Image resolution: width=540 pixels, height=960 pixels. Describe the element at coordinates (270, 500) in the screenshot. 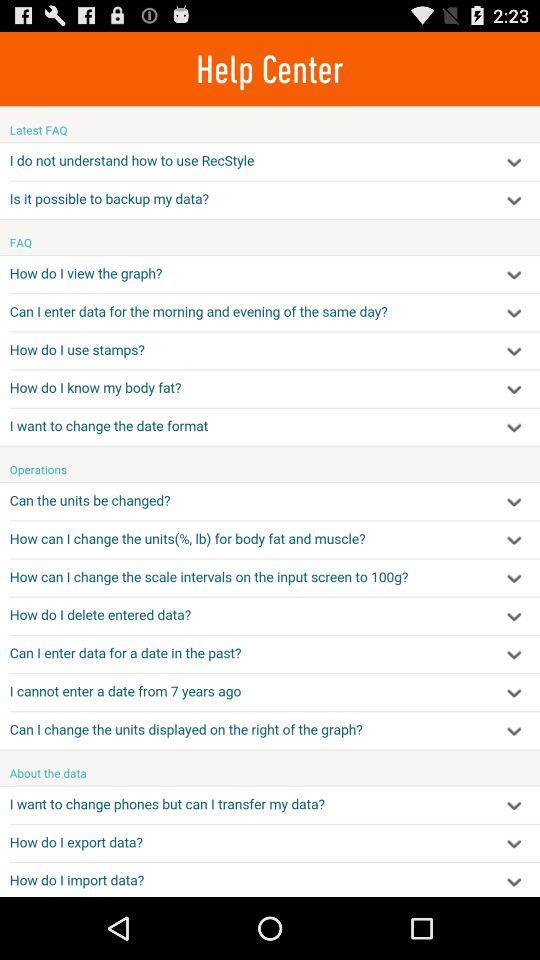

I see `showing help center information` at that location.